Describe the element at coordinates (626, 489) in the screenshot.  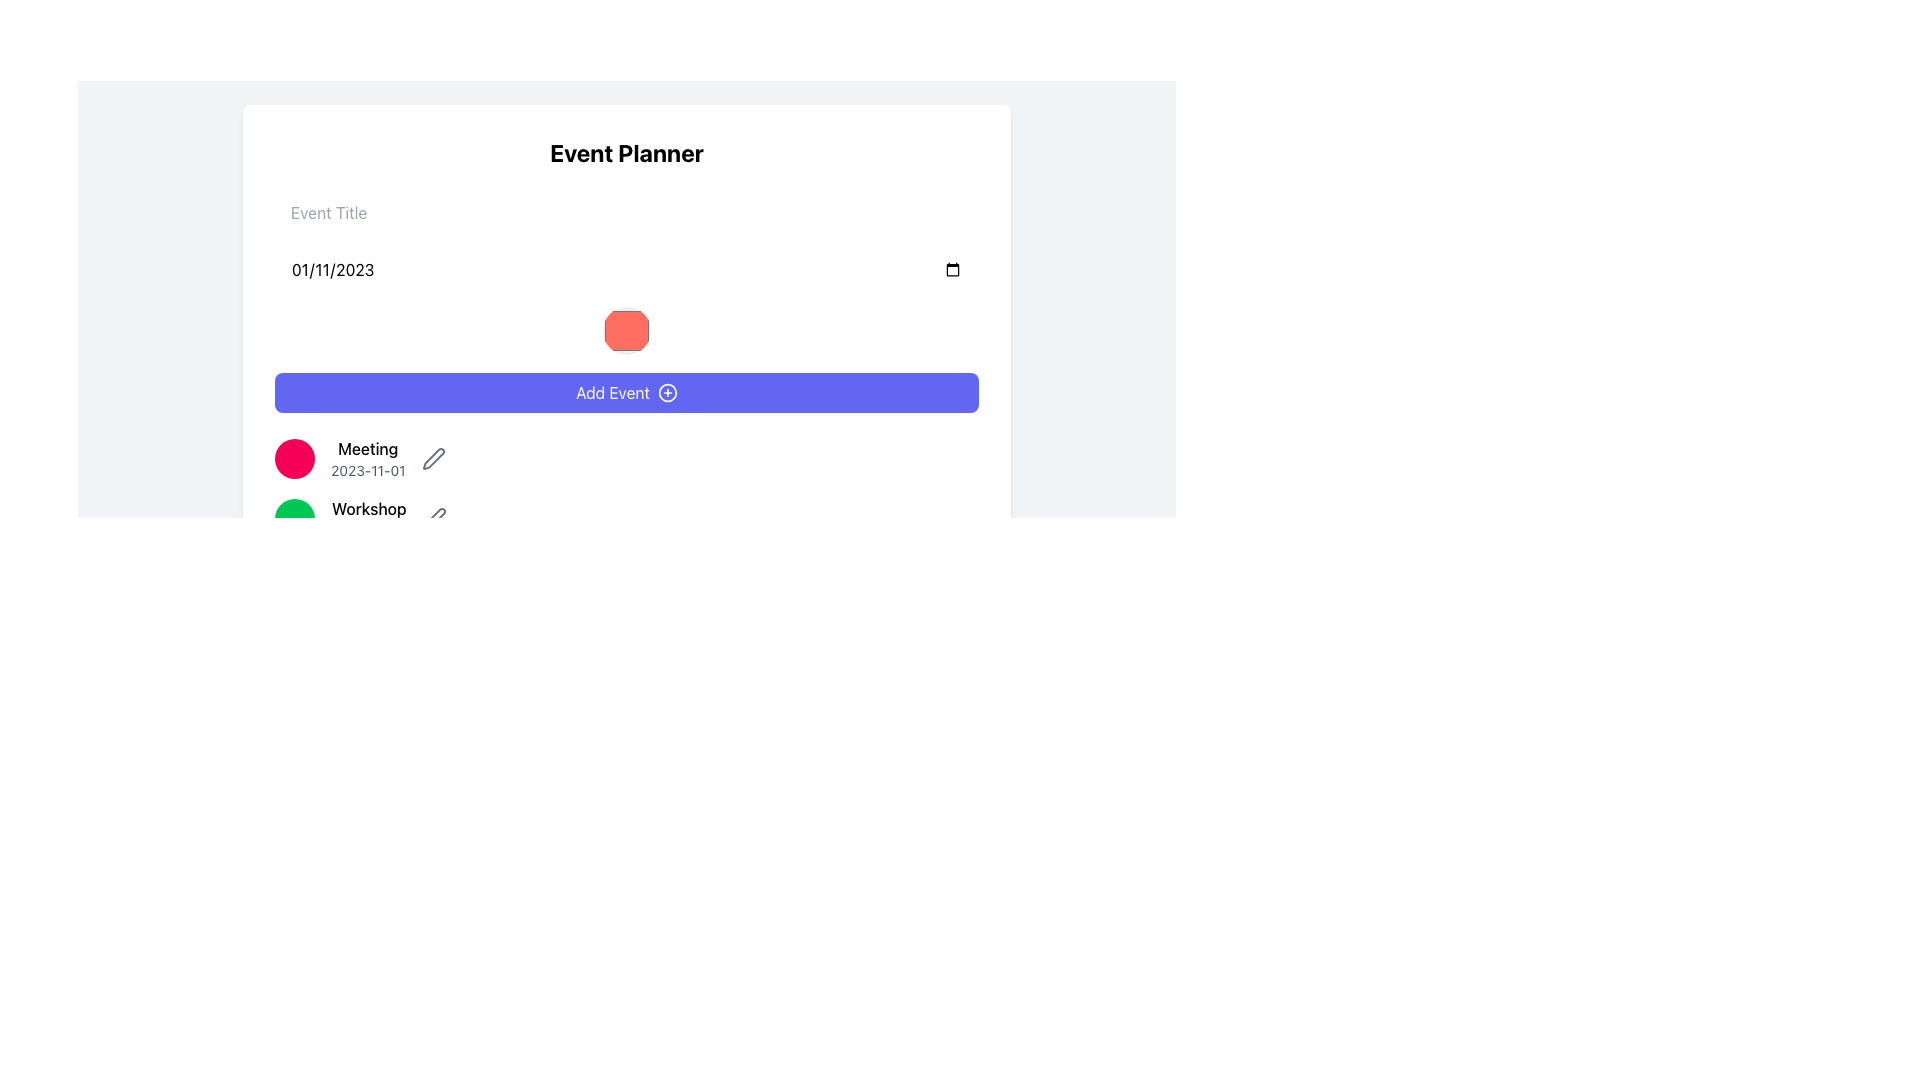
I see `the scheduled events list` at that location.